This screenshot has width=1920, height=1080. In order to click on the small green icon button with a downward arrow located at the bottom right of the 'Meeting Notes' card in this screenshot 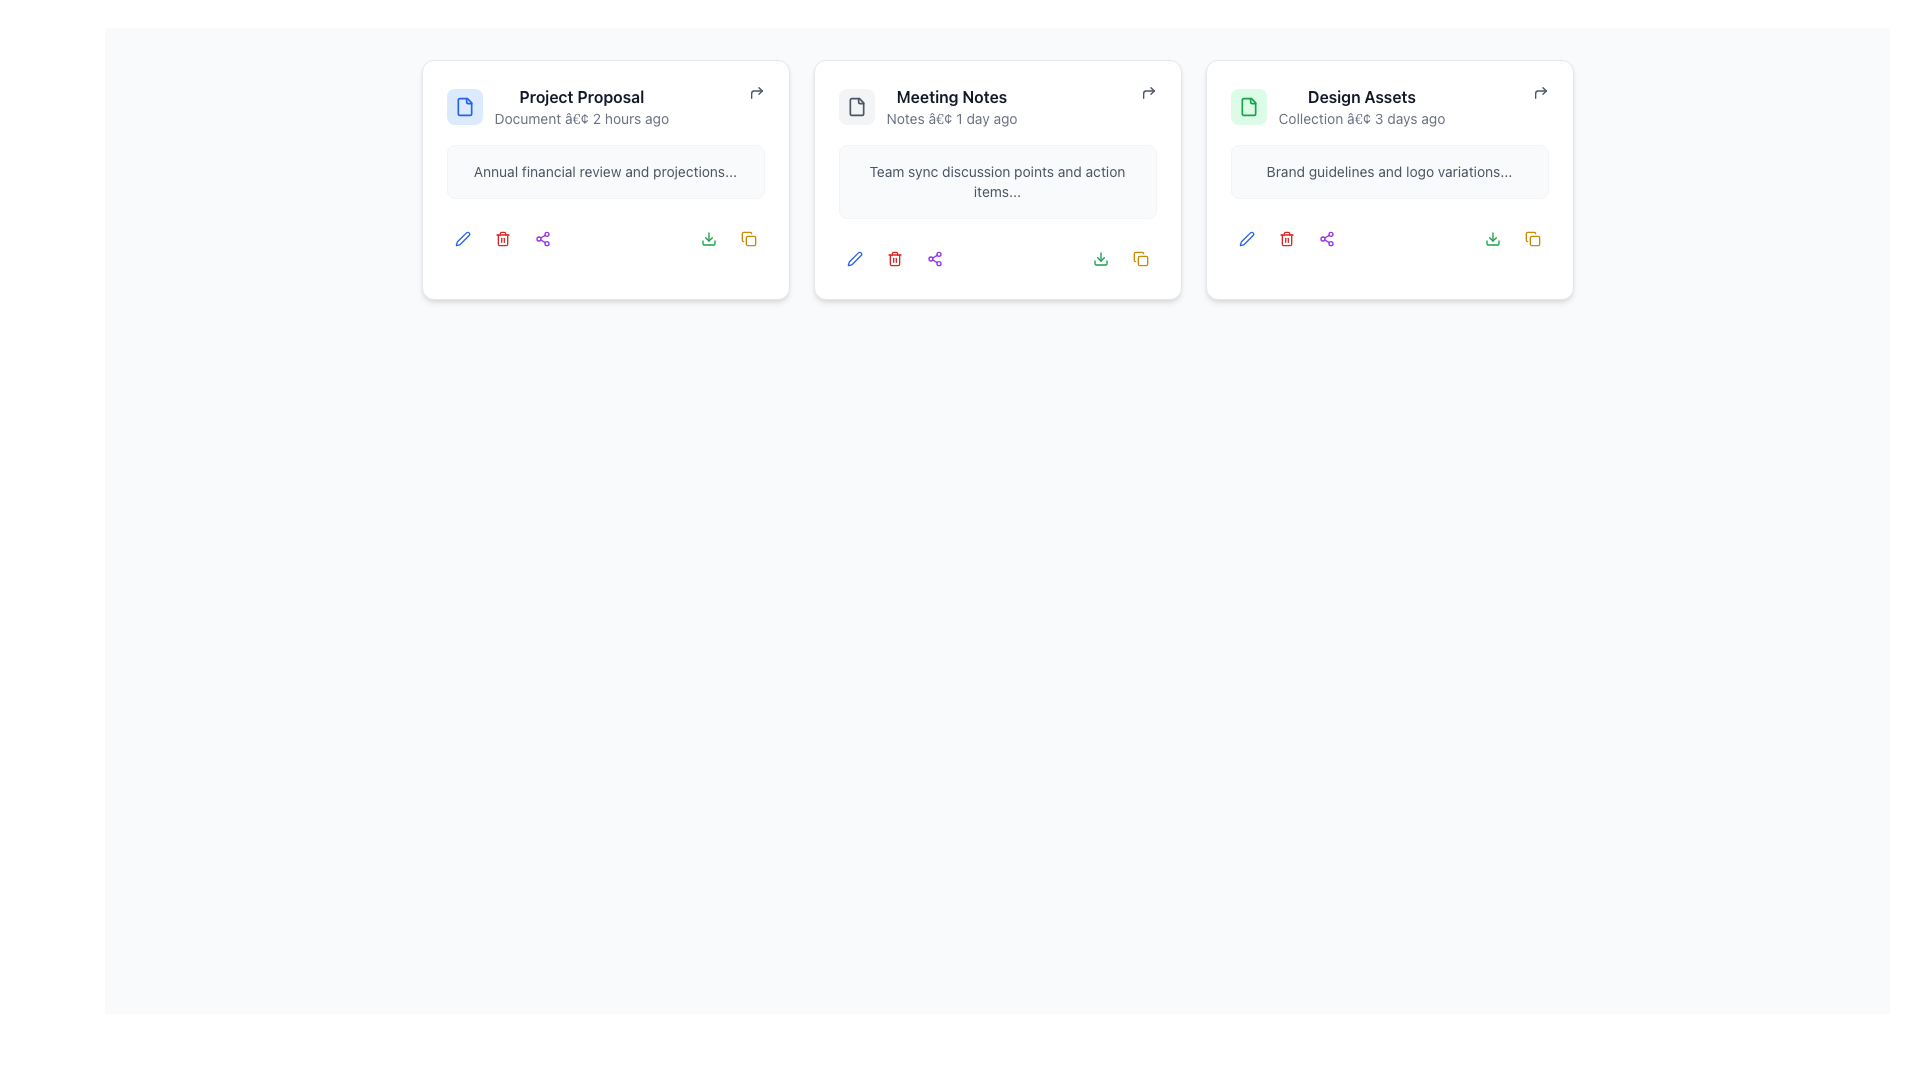, I will do `click(708, 238)`.